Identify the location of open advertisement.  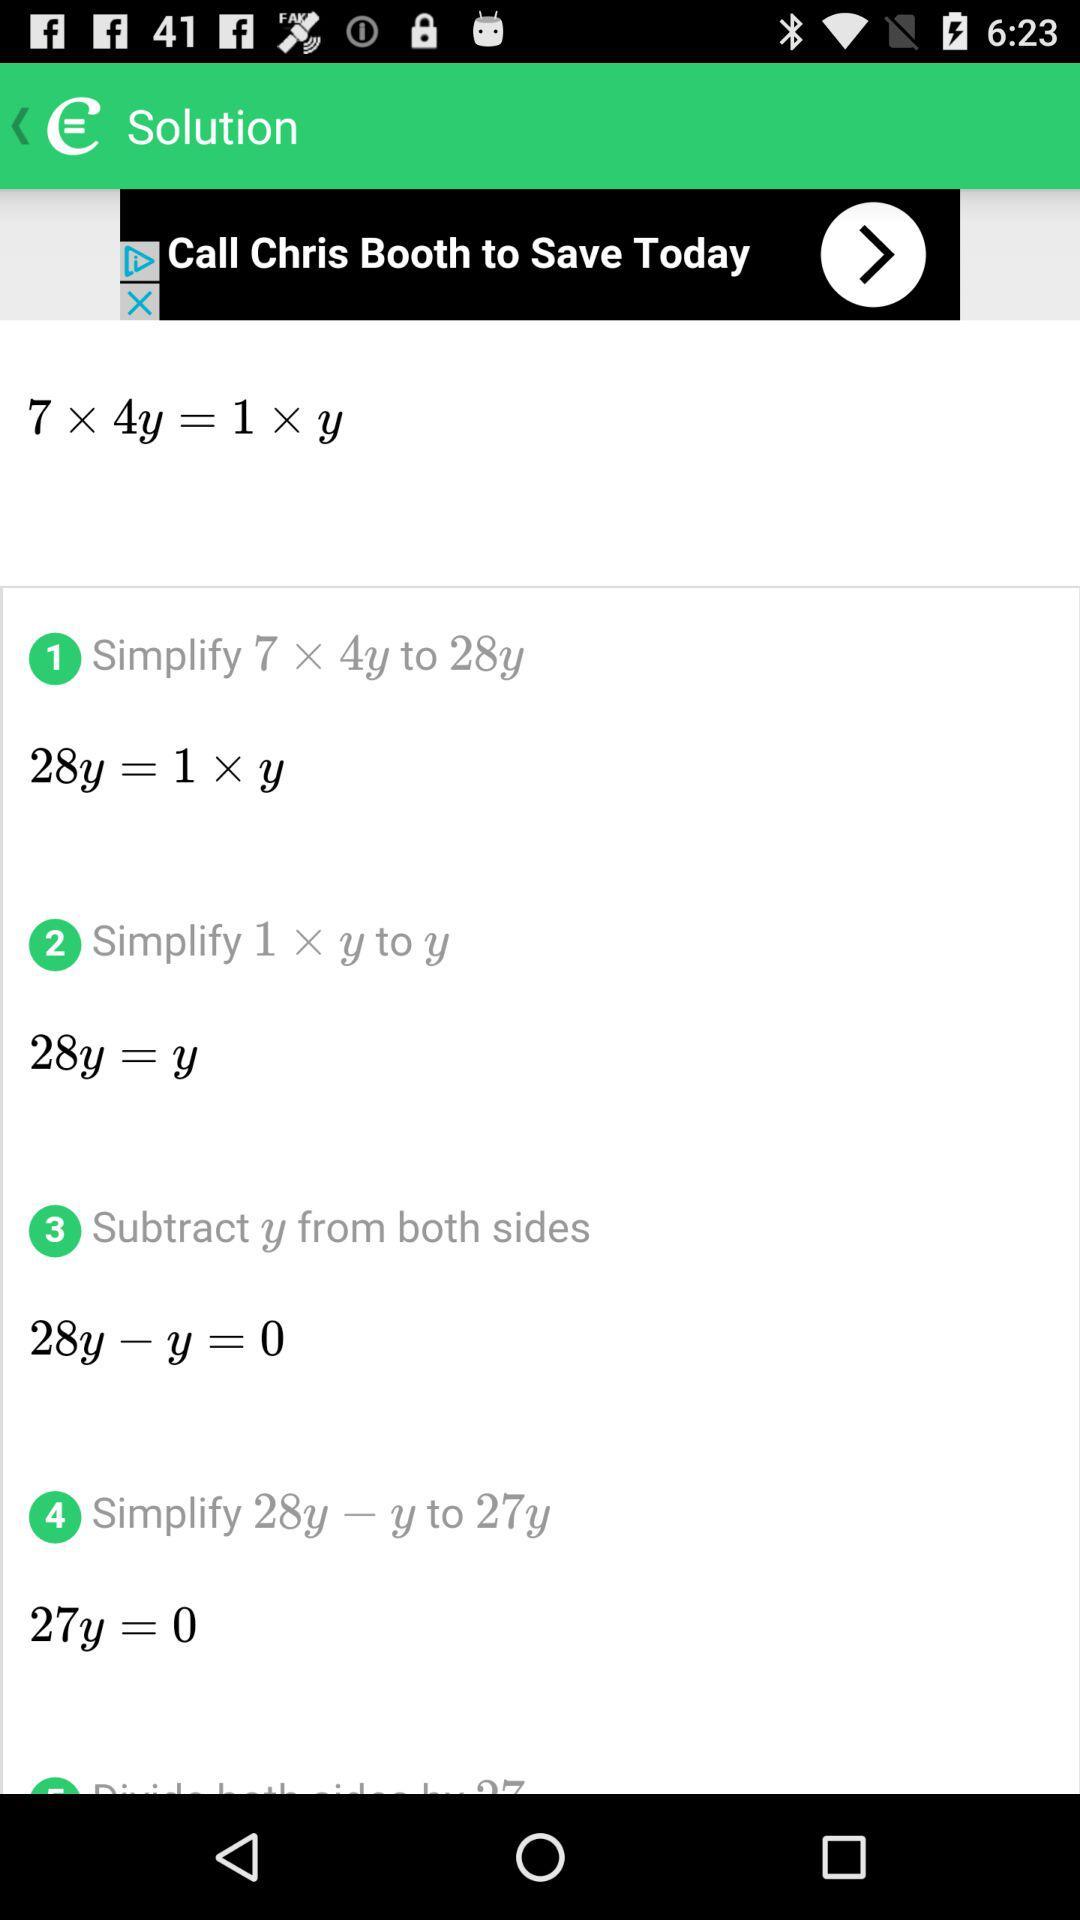
(540, 253).